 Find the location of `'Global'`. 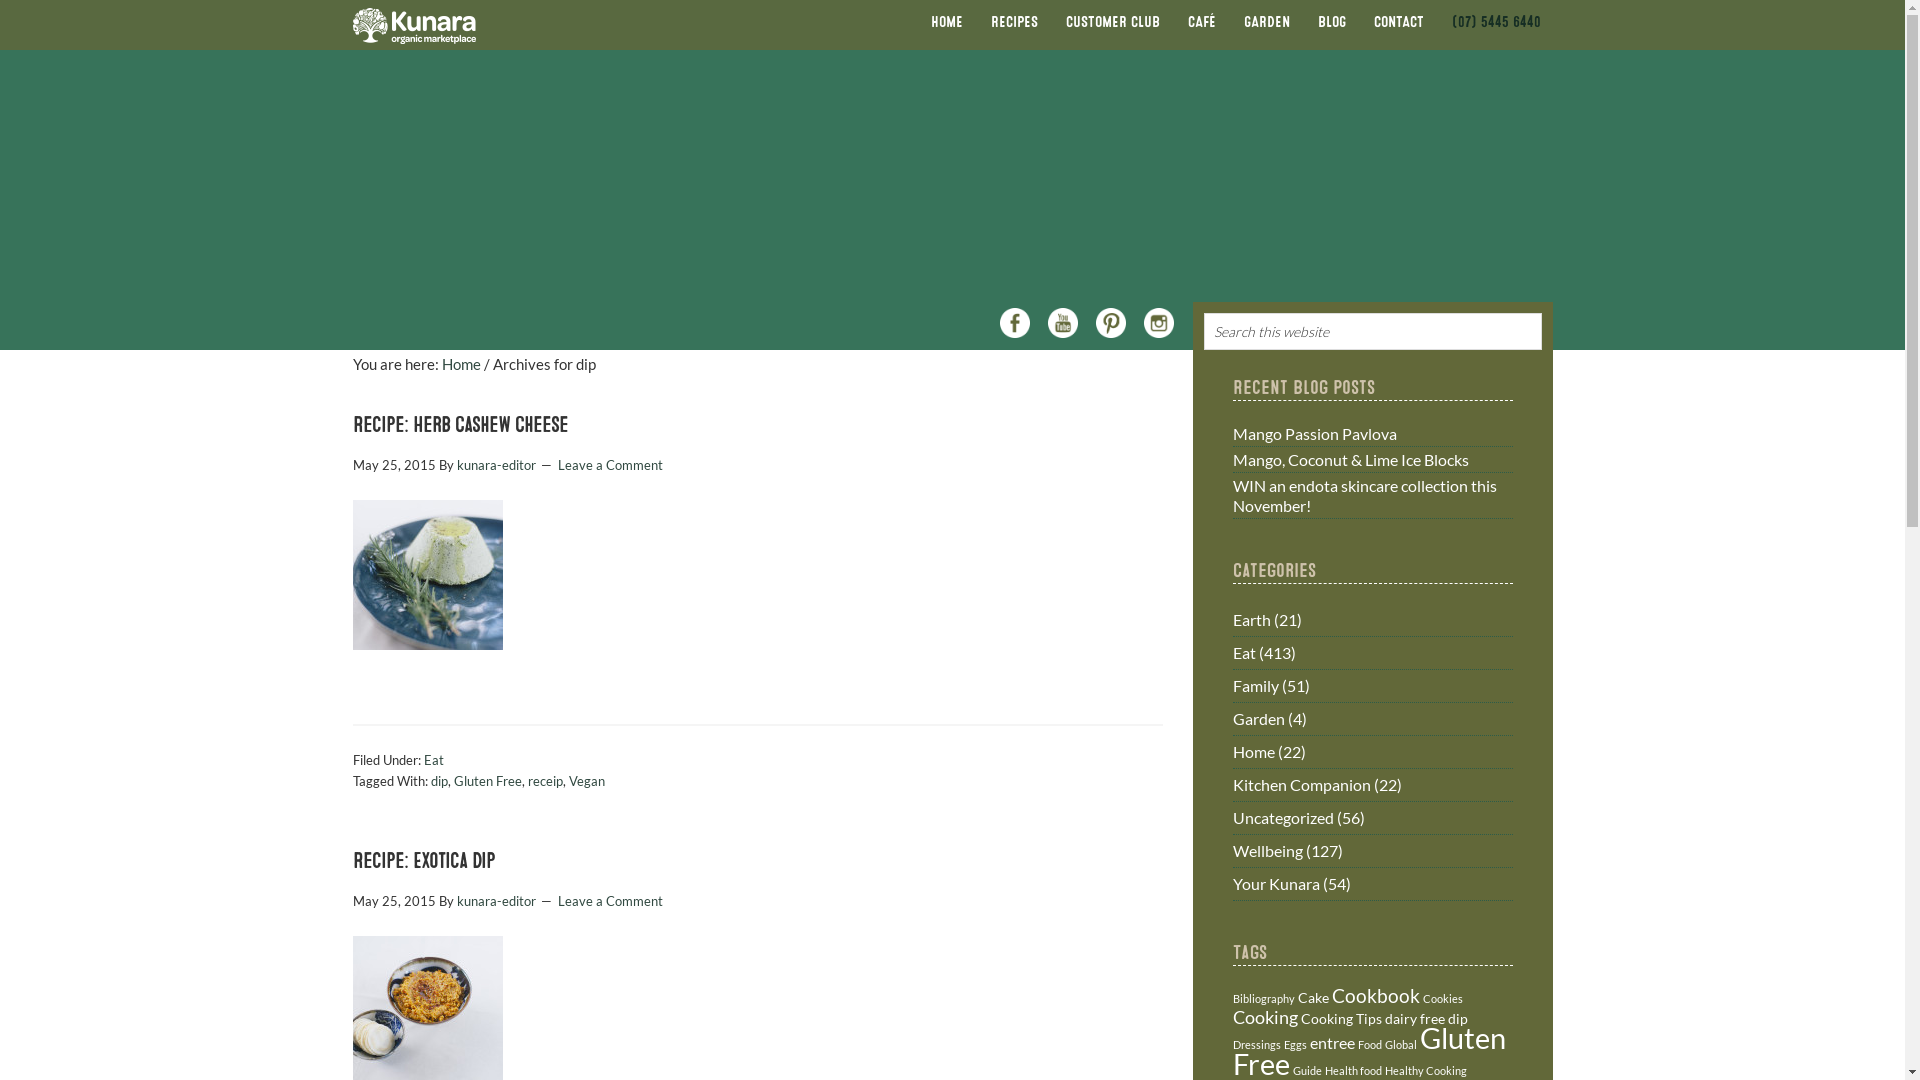

'Global' is located at coordinates (1399, 1043).